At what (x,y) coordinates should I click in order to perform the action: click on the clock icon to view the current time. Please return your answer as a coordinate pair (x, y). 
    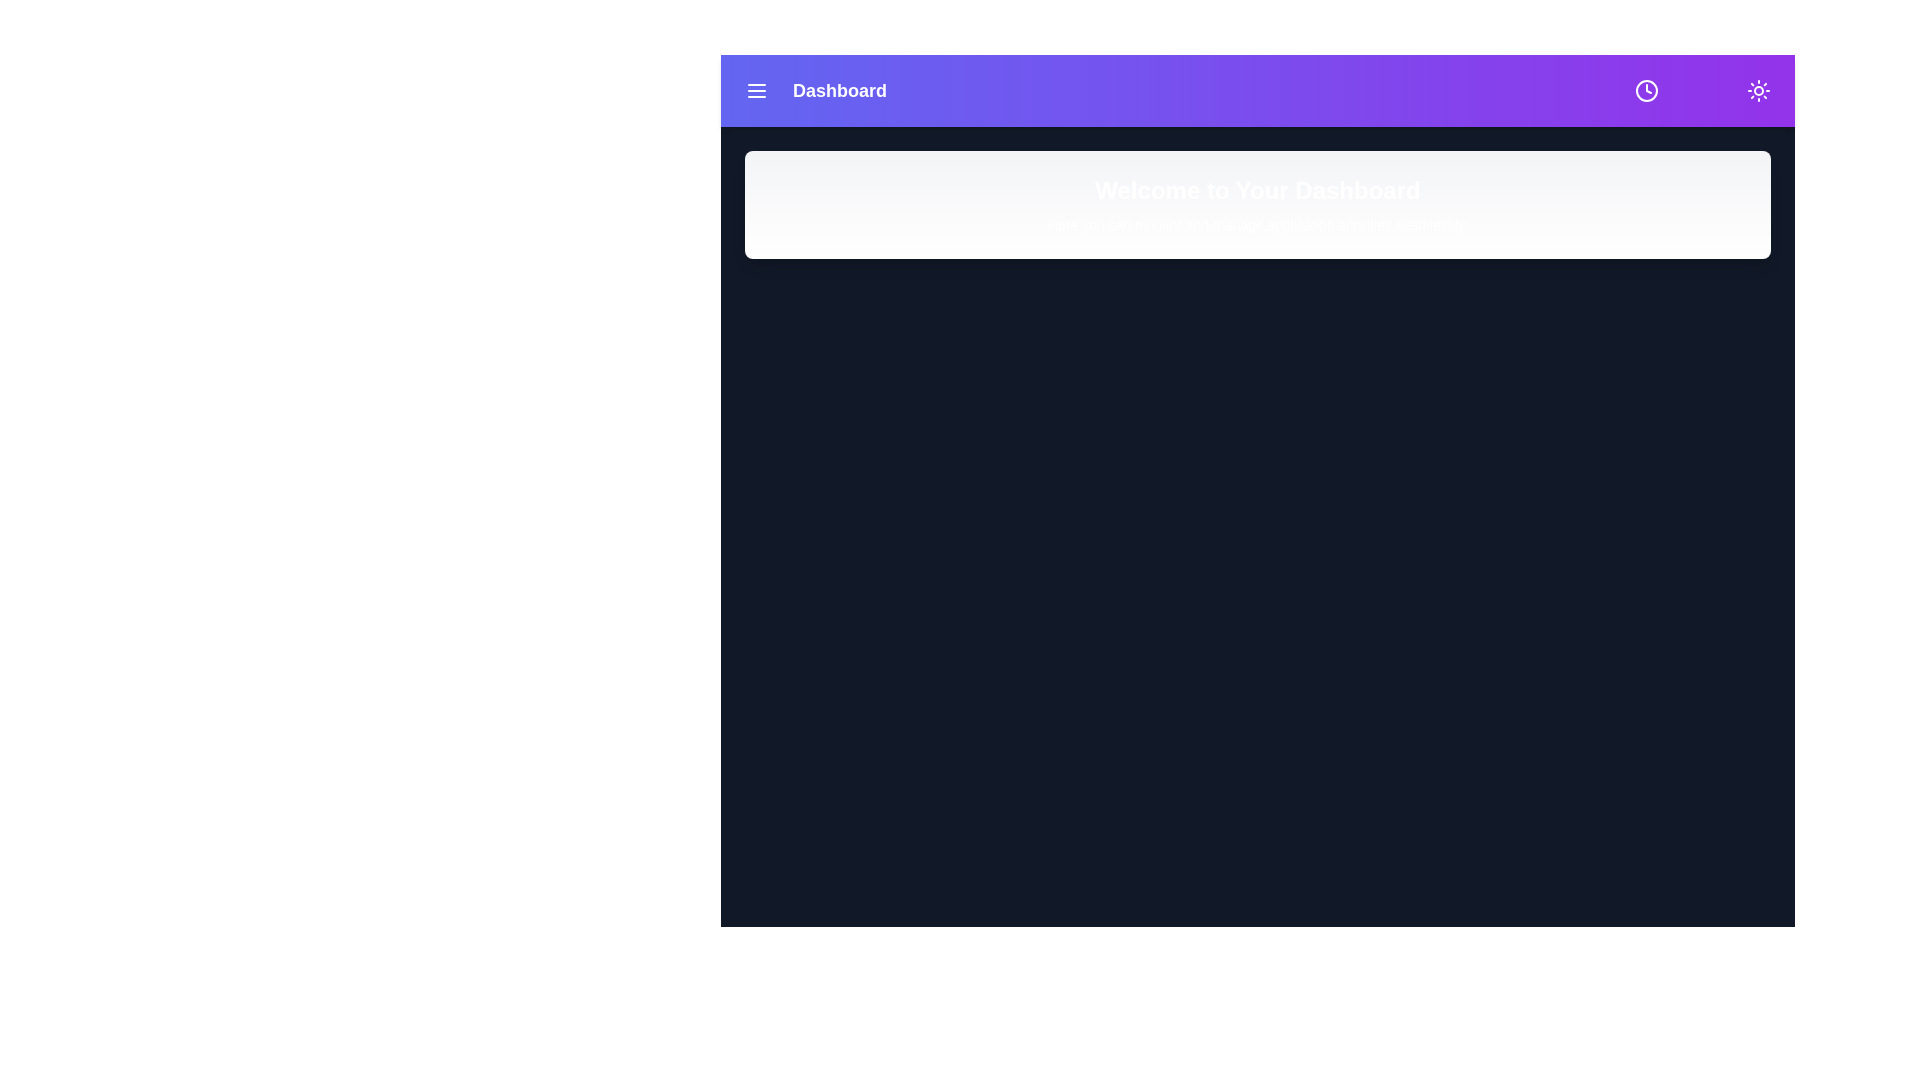
    Looking at the image, I should click on (1646, 91).